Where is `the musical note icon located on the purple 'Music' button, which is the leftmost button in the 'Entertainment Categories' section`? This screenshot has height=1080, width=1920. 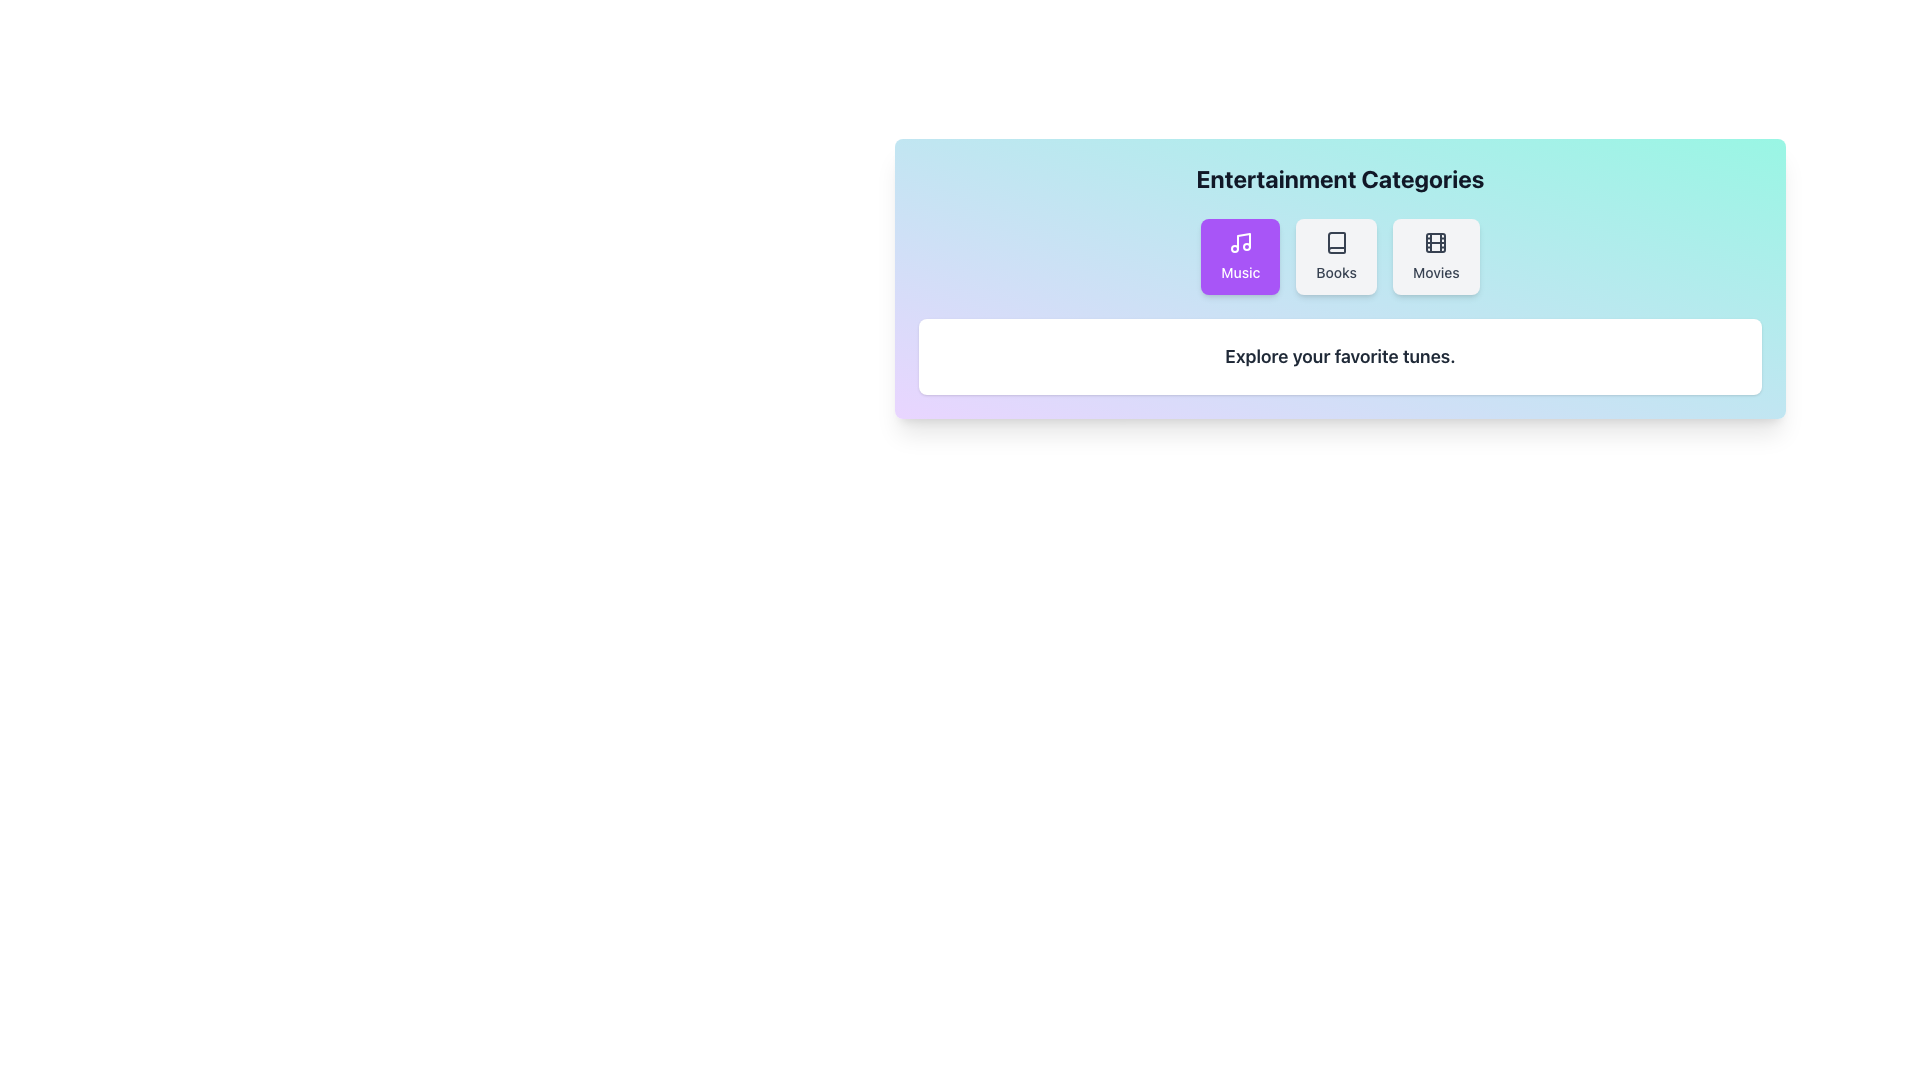
the musical note icon located on the purple 'Music' button, which is the leftmost button in the 'Entertainment Categories' section is located at coordinates (1238, 242).